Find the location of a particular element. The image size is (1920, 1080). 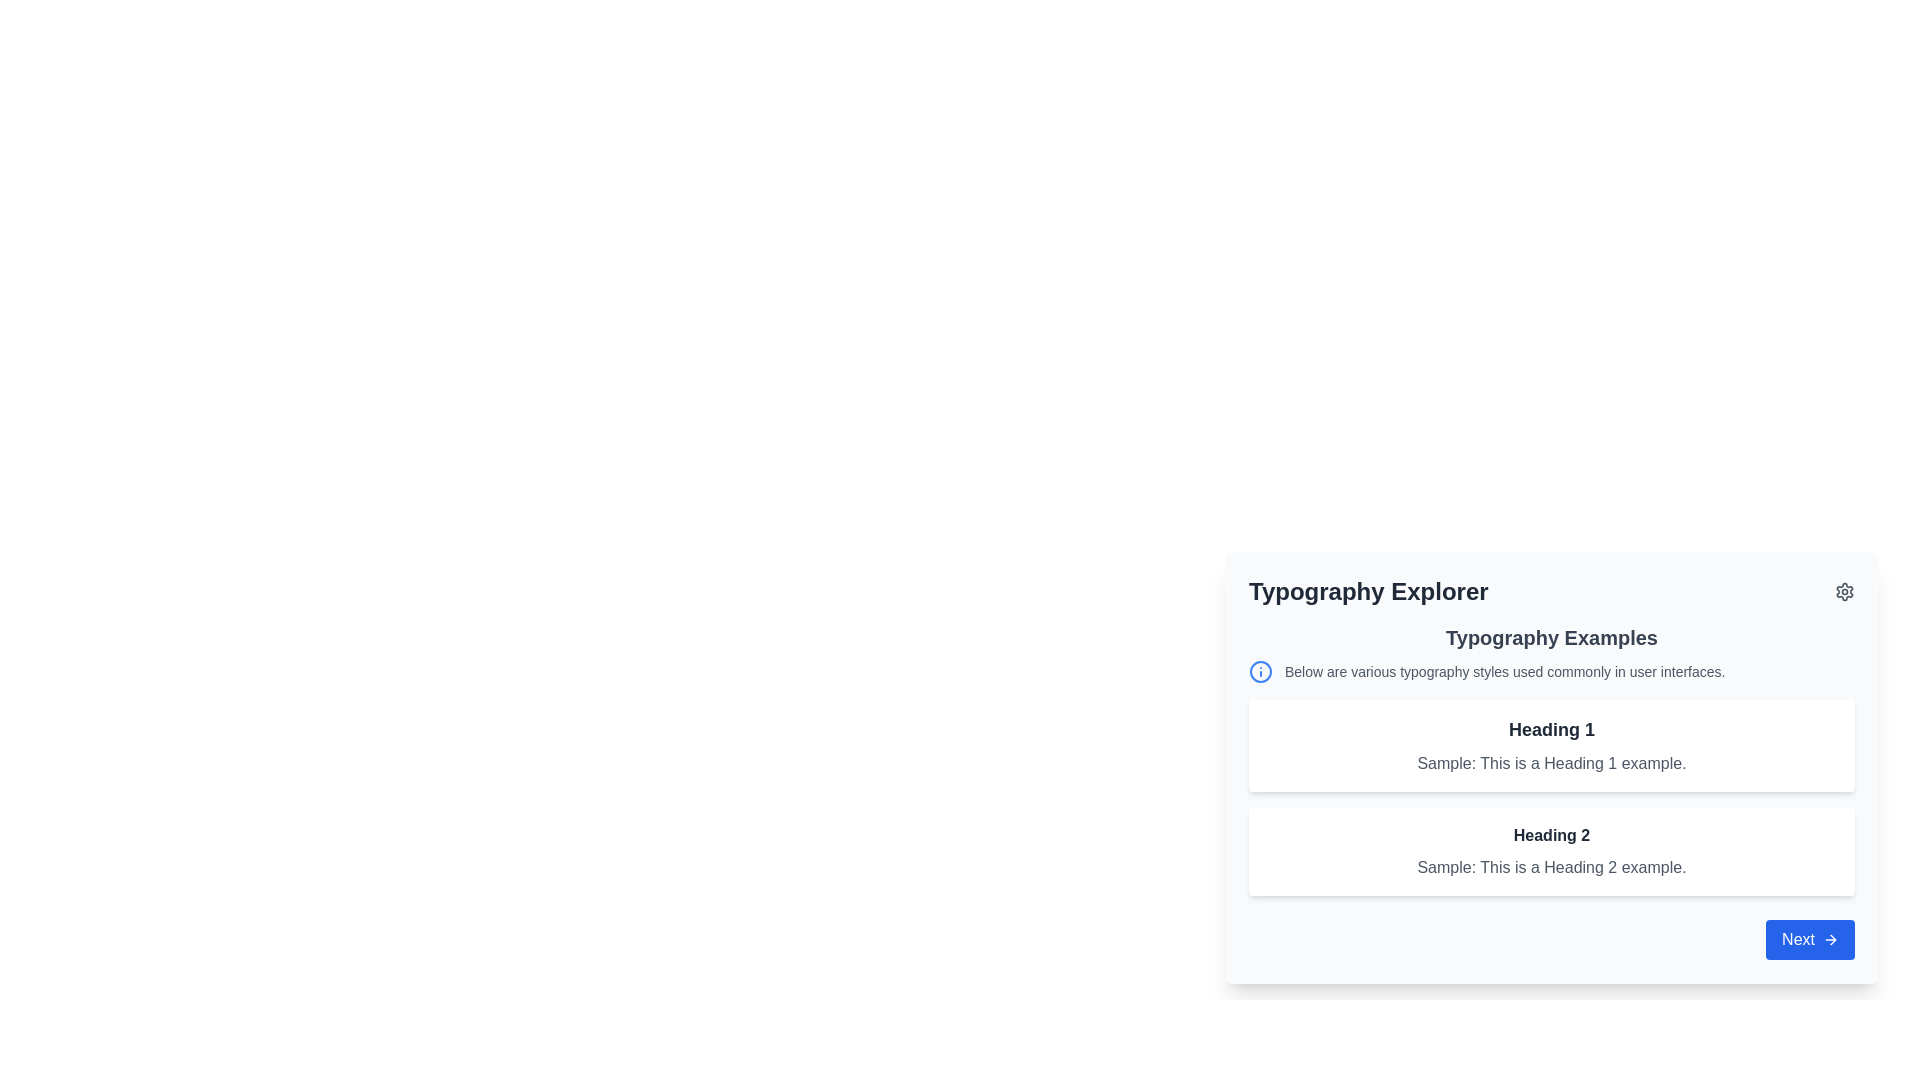

text label that contains 'Below are various typography styles used commonly in user interfaces.' located in the bottom-right panel titled 'Typography Explorer', specifically below the heading 'Typography Examples' is located at coordinates (1505, 671).